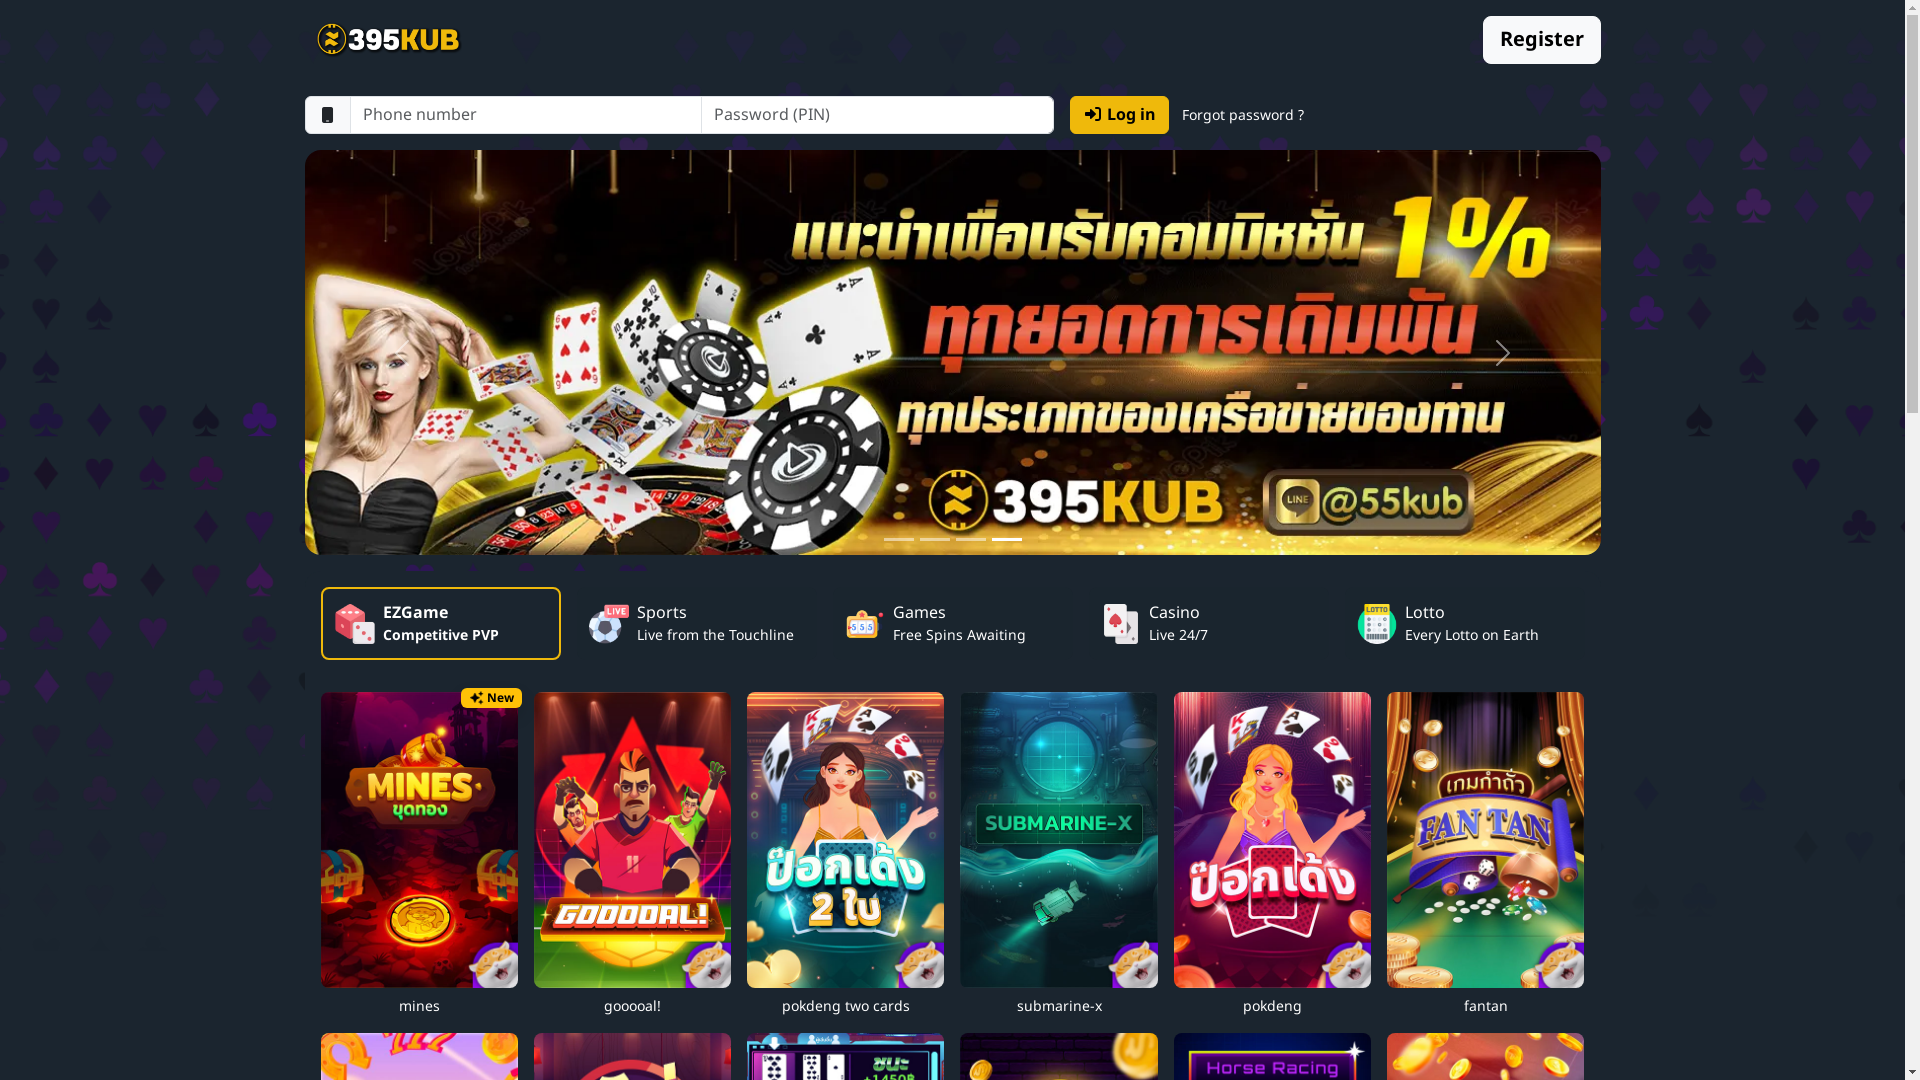 This screenshot has width=1920, height=1080. I want to click on 'pokdeng', so click(1271, 854).